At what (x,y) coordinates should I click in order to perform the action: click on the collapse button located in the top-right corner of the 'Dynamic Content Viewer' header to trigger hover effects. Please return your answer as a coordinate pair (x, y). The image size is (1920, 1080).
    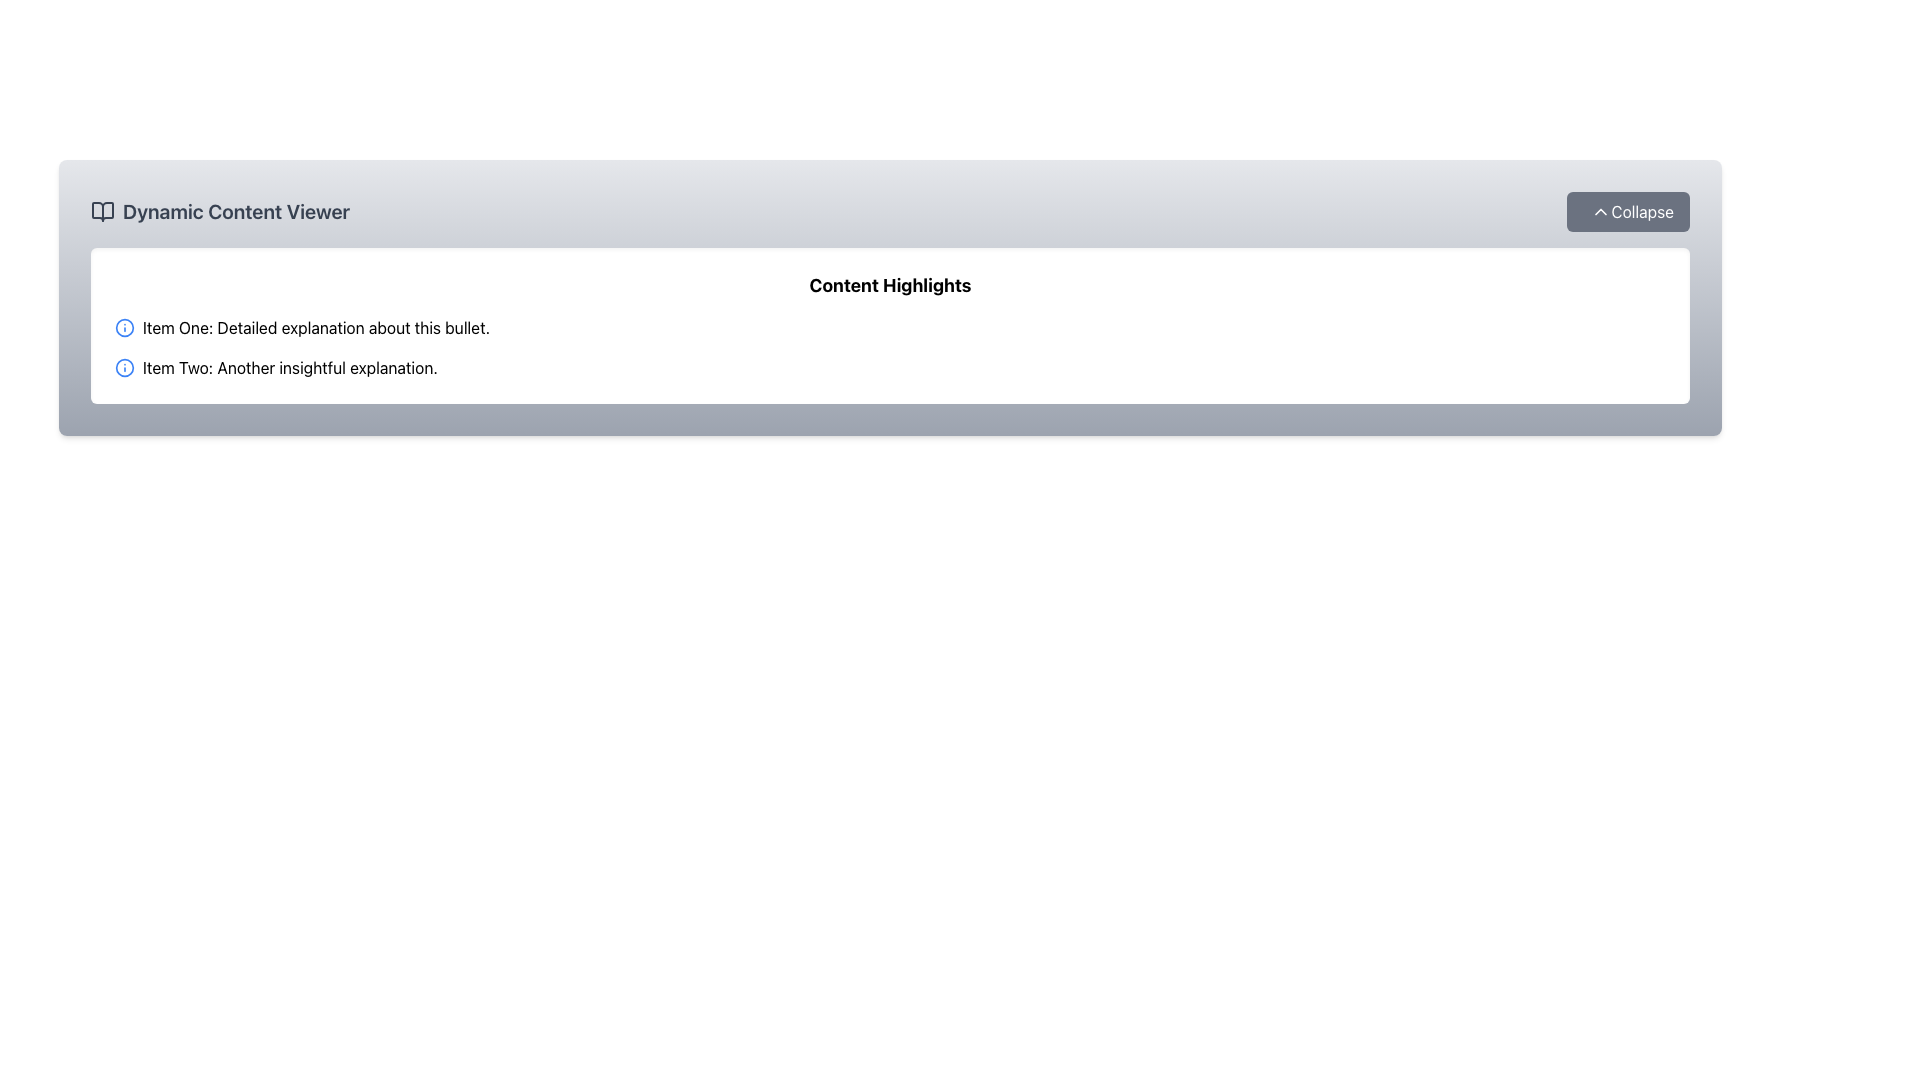
    Looking at the image, I should click on (1628, 212).